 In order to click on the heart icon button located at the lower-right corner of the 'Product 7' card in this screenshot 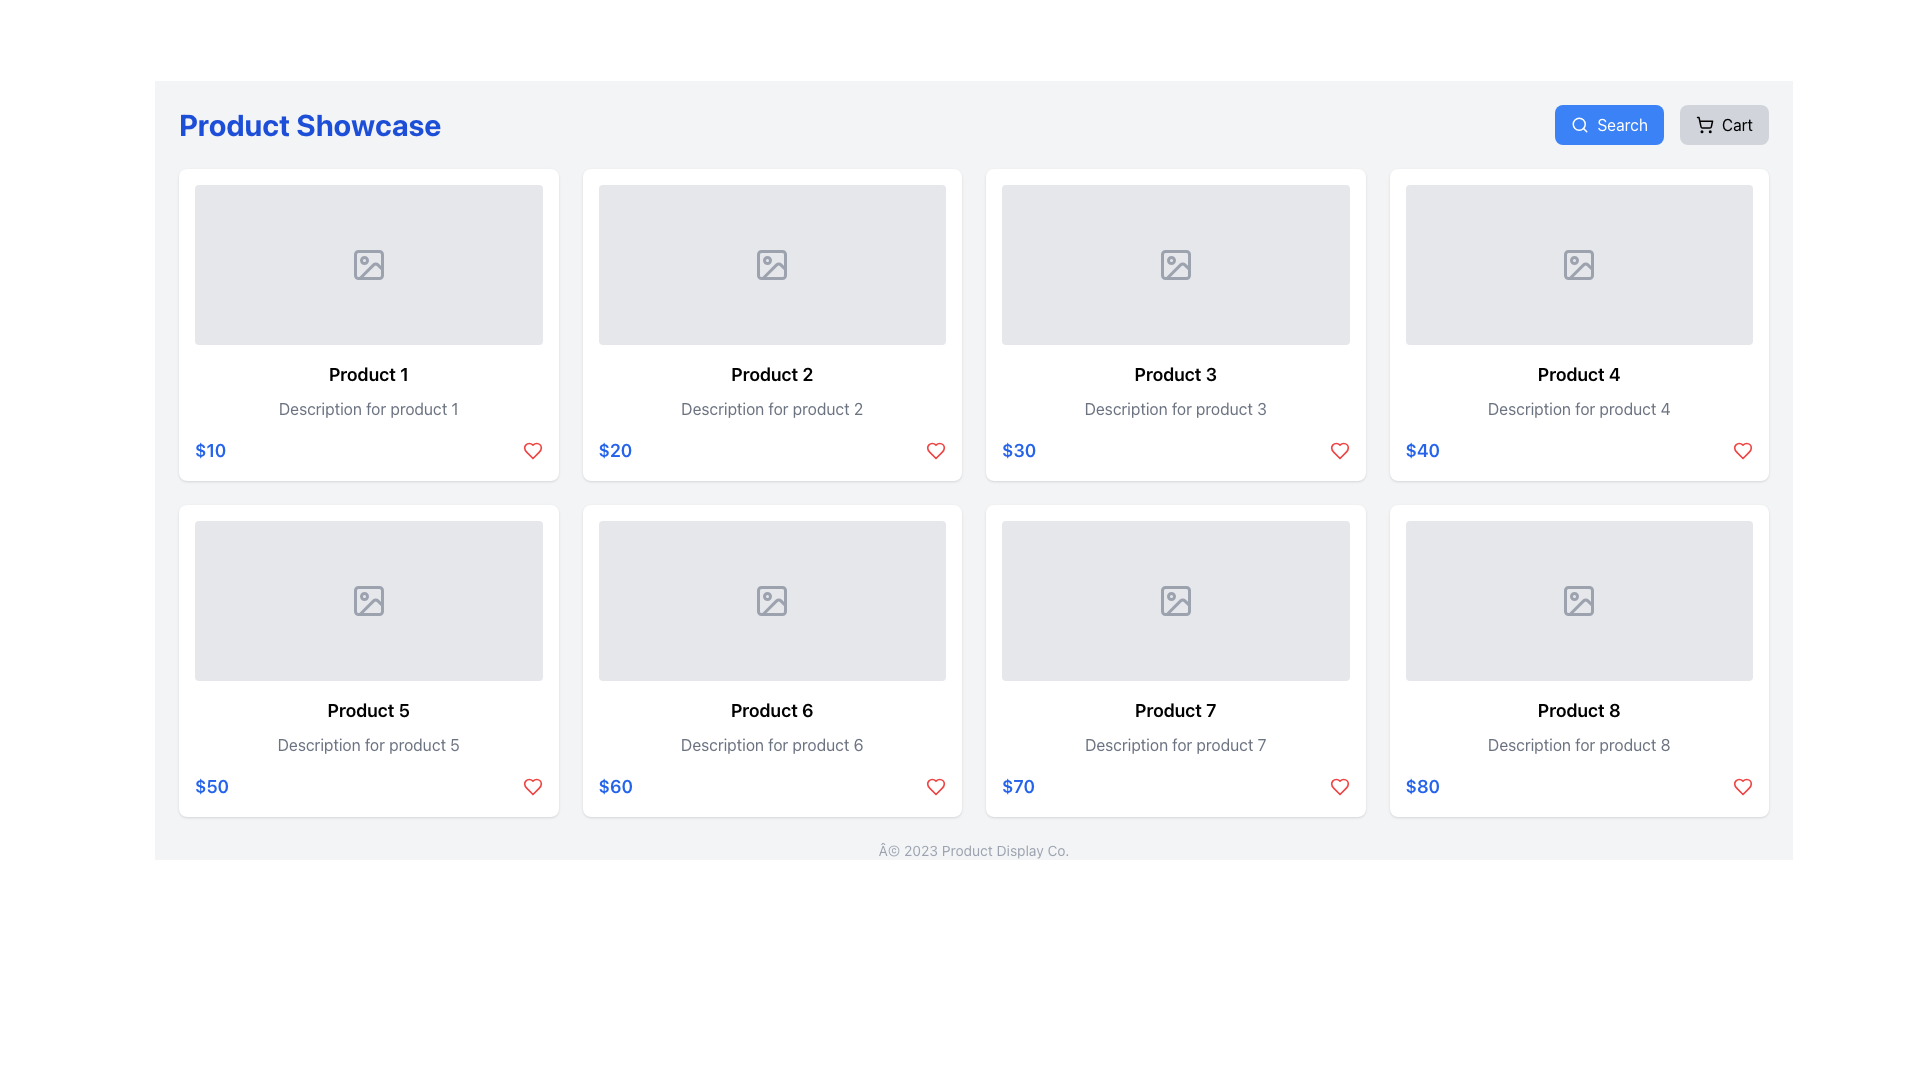, I will do `click(935, 785)`.